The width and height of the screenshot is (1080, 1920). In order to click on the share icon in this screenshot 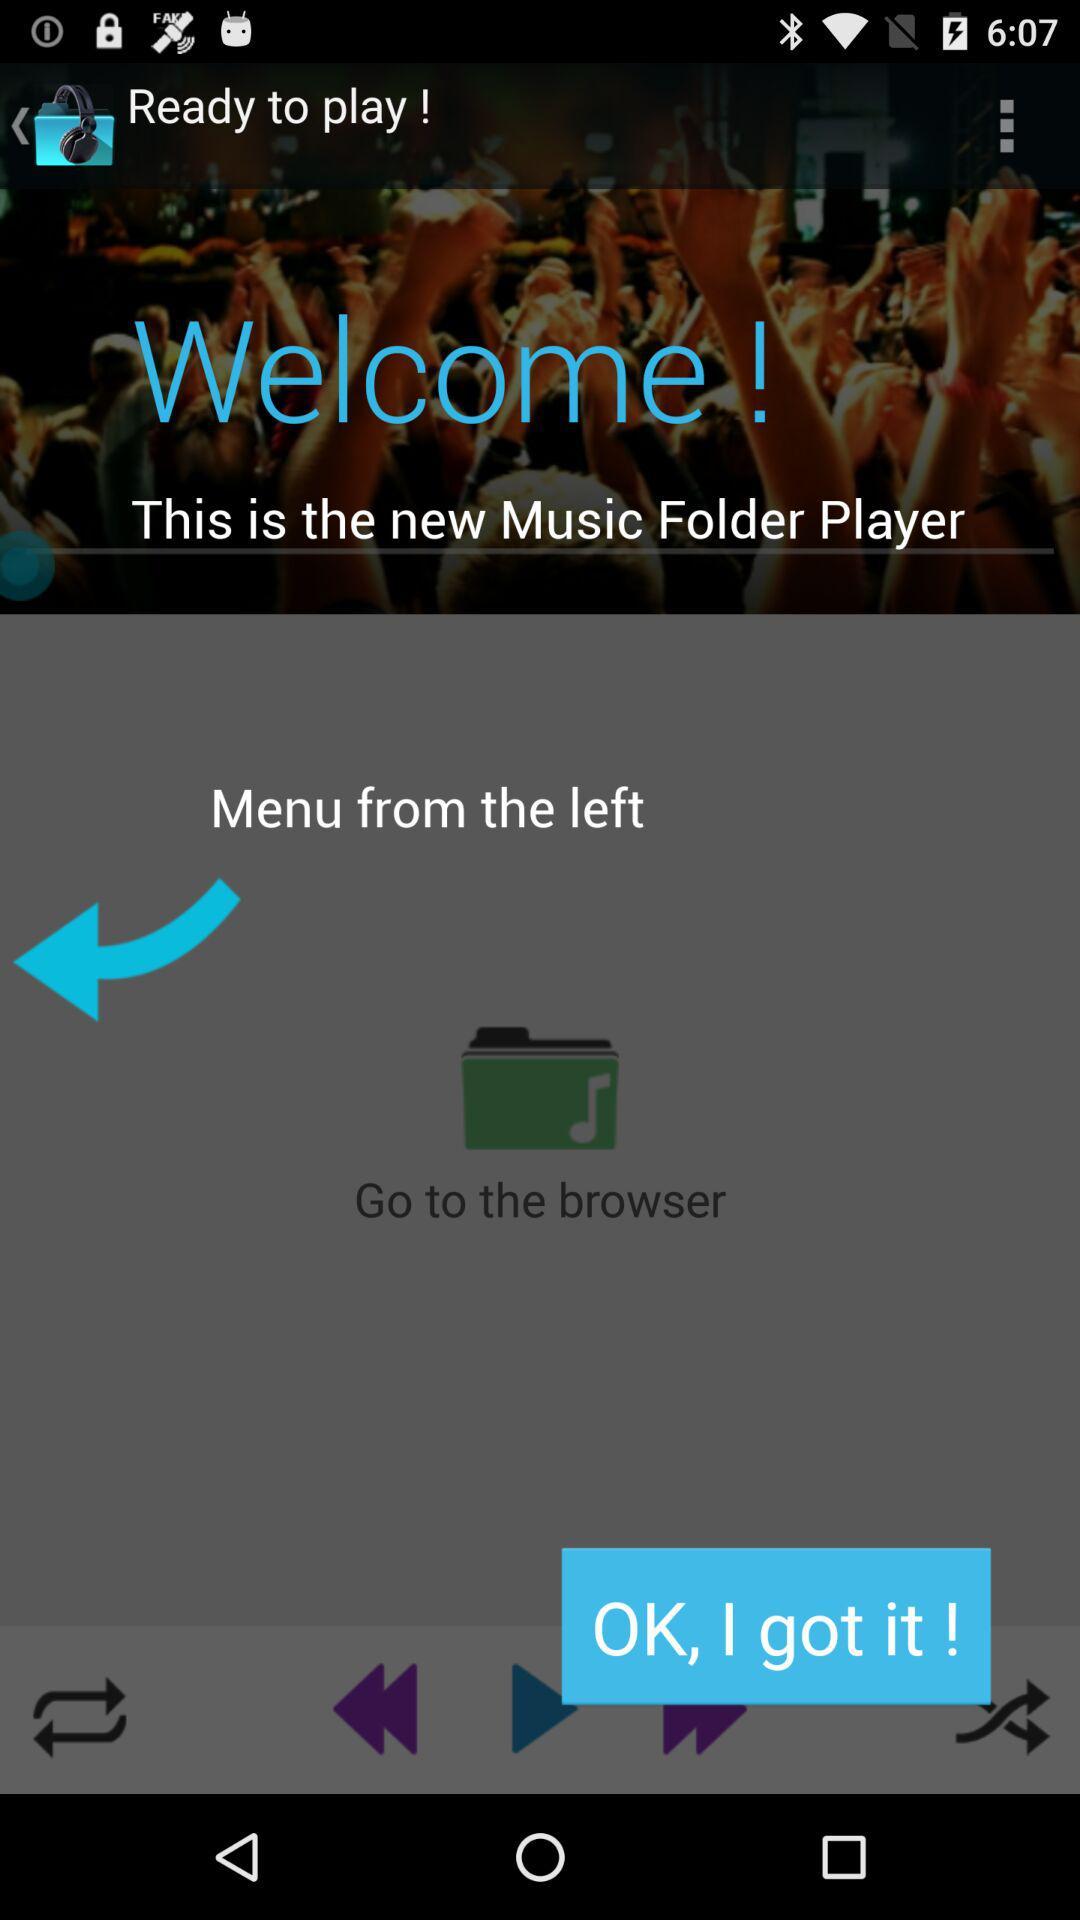, I will do `click(1001, 1830)`.